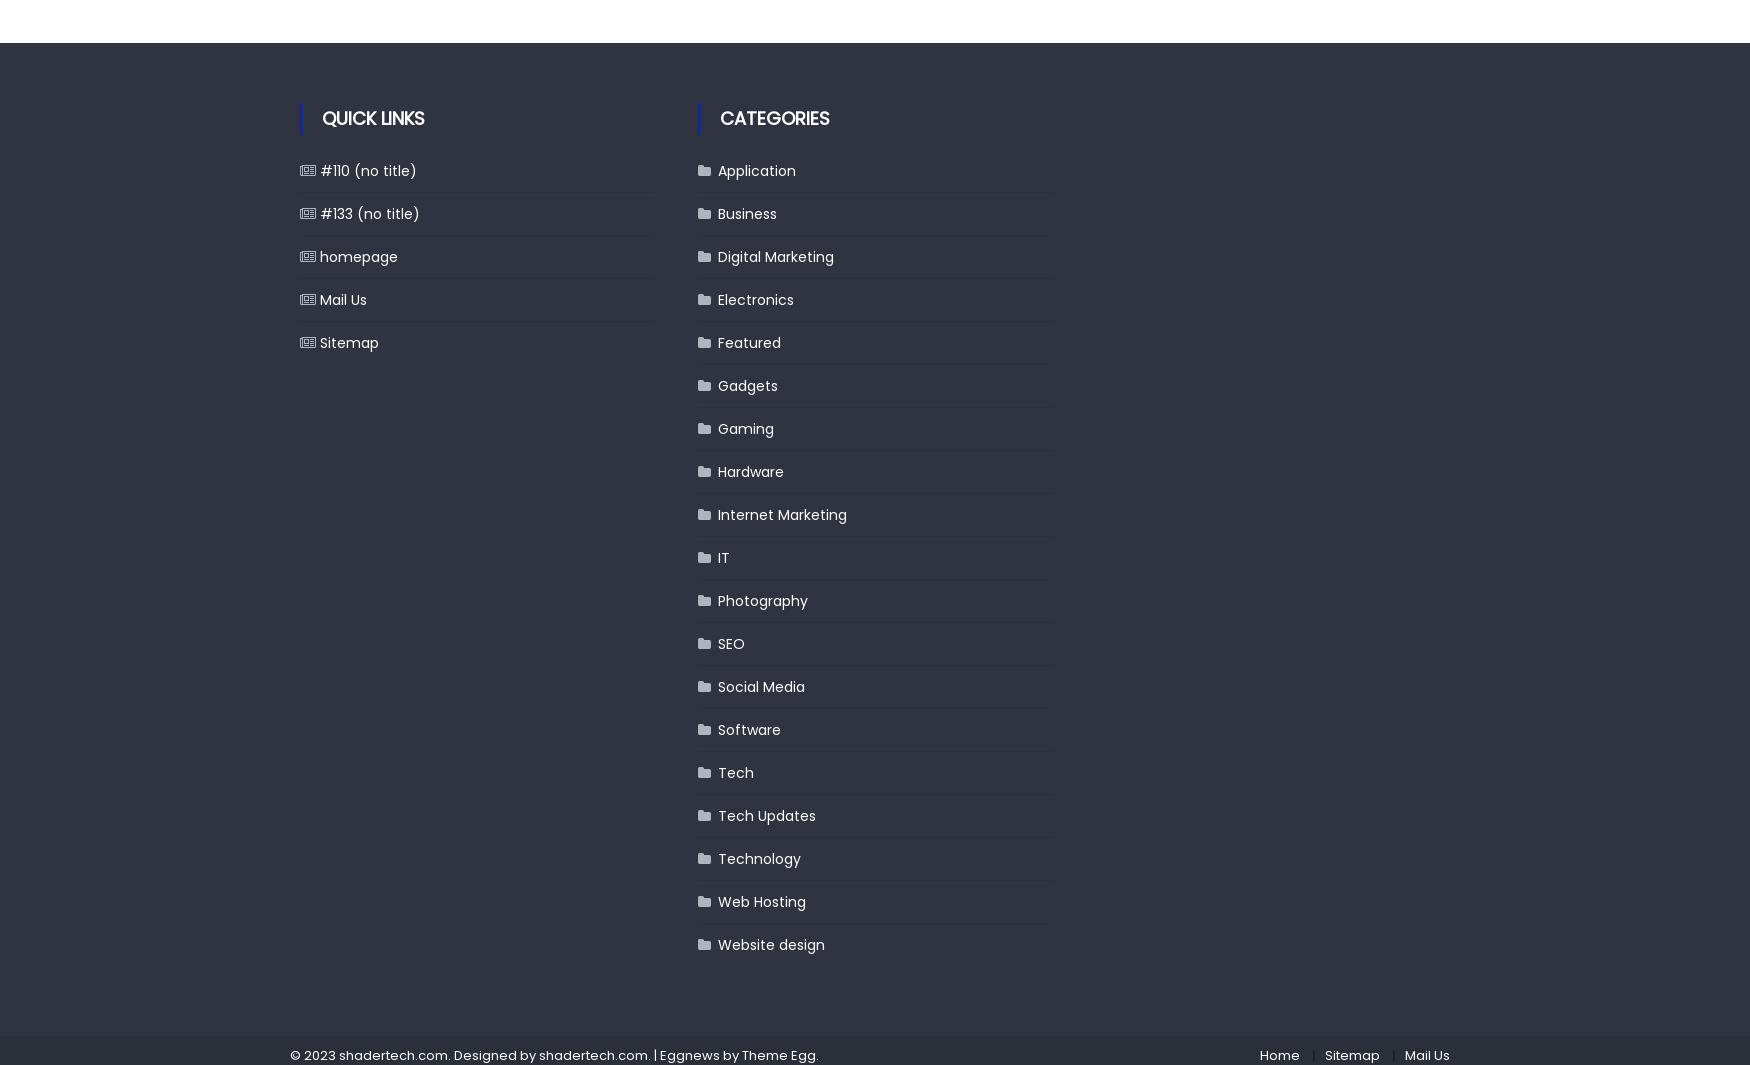 The height and width of the screenshot is (1065, 1750). What do you see at coordinates (766, 816) in the screenshot?
I see `'Tech Updates'` at bounding box center [766, 816].